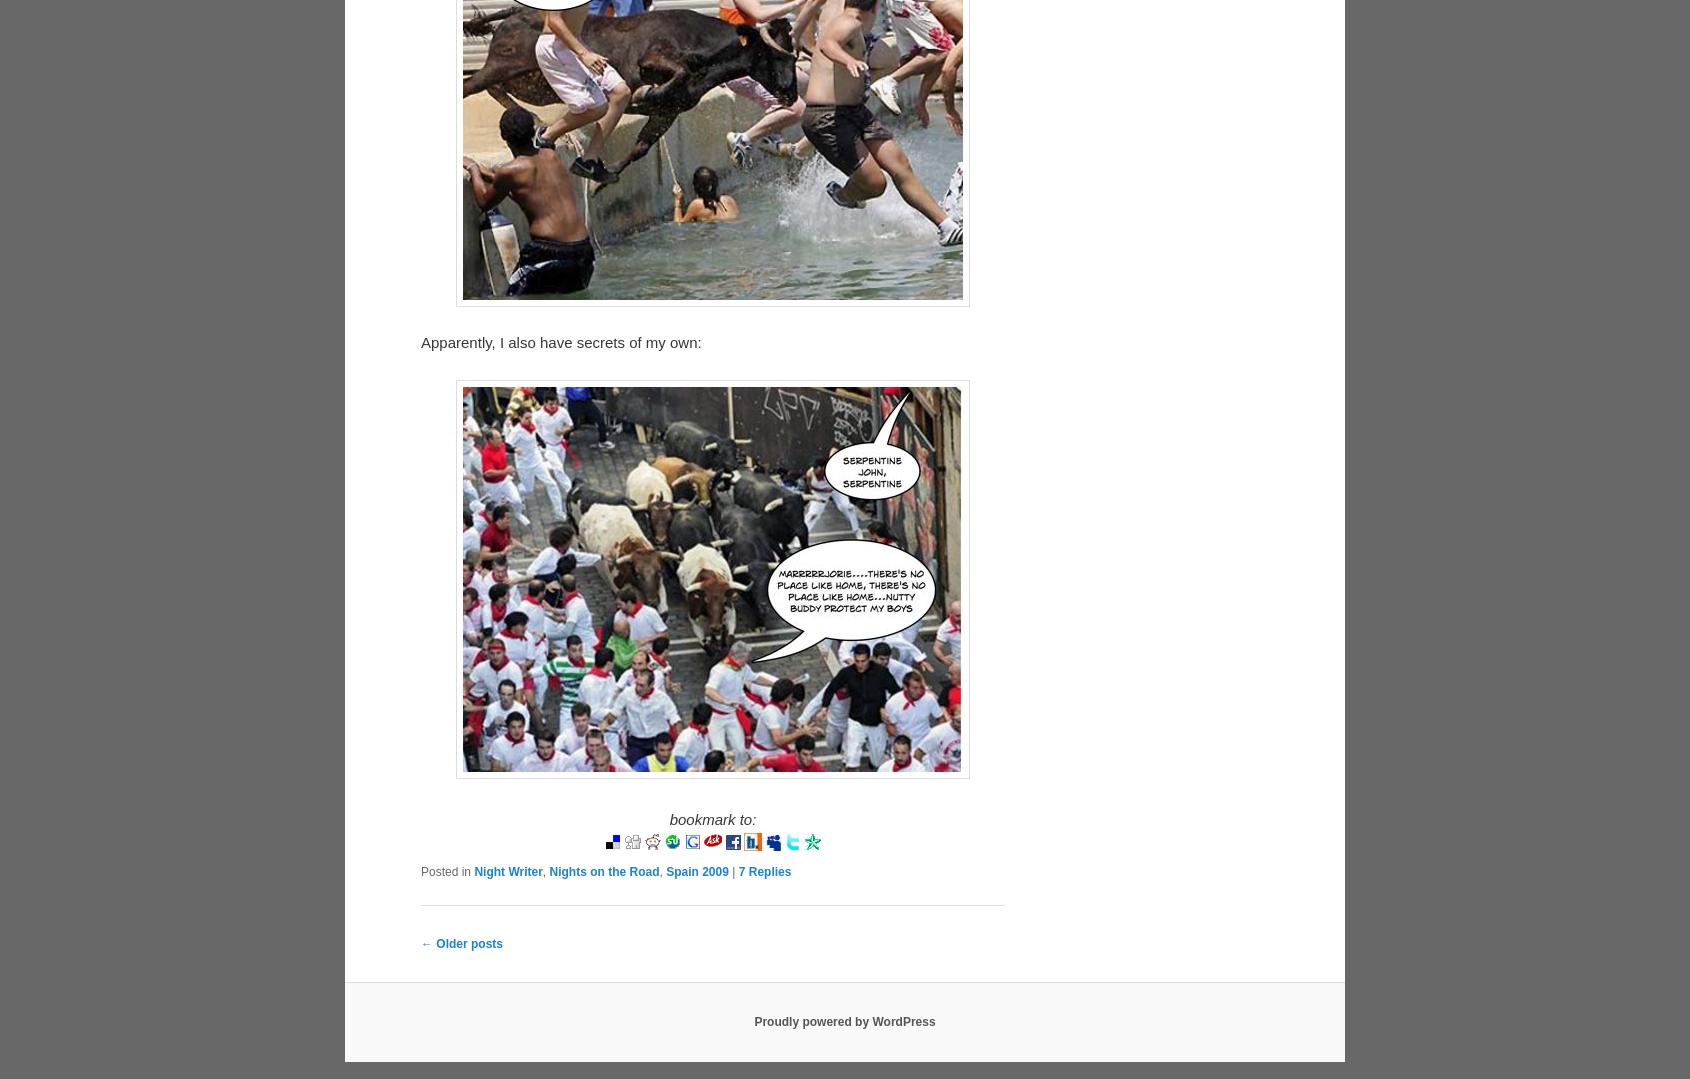 The image size is (1690, 1079). I want to click on 'July 11, 2009', so click(513, 1045).